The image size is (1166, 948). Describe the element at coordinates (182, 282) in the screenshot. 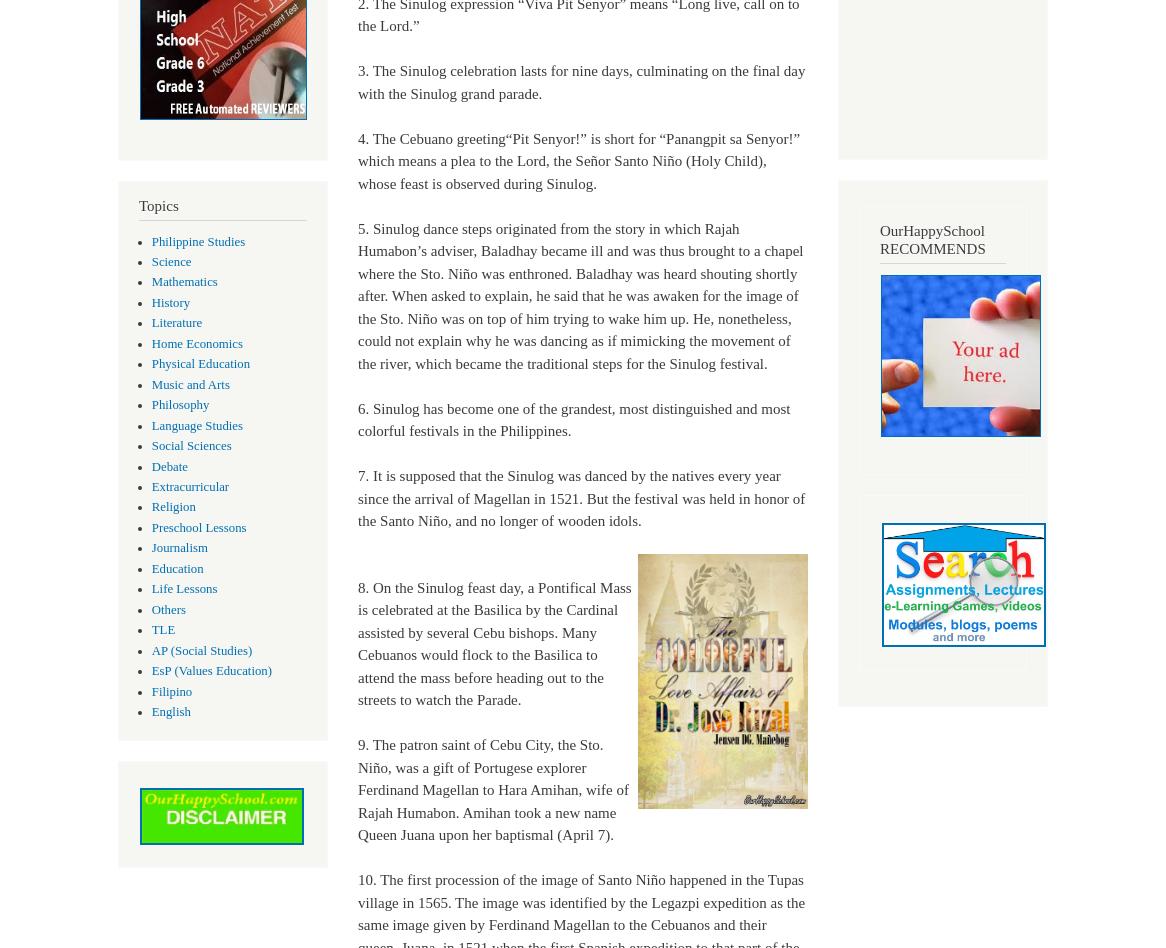

I see `'Mathematics'` at that location.